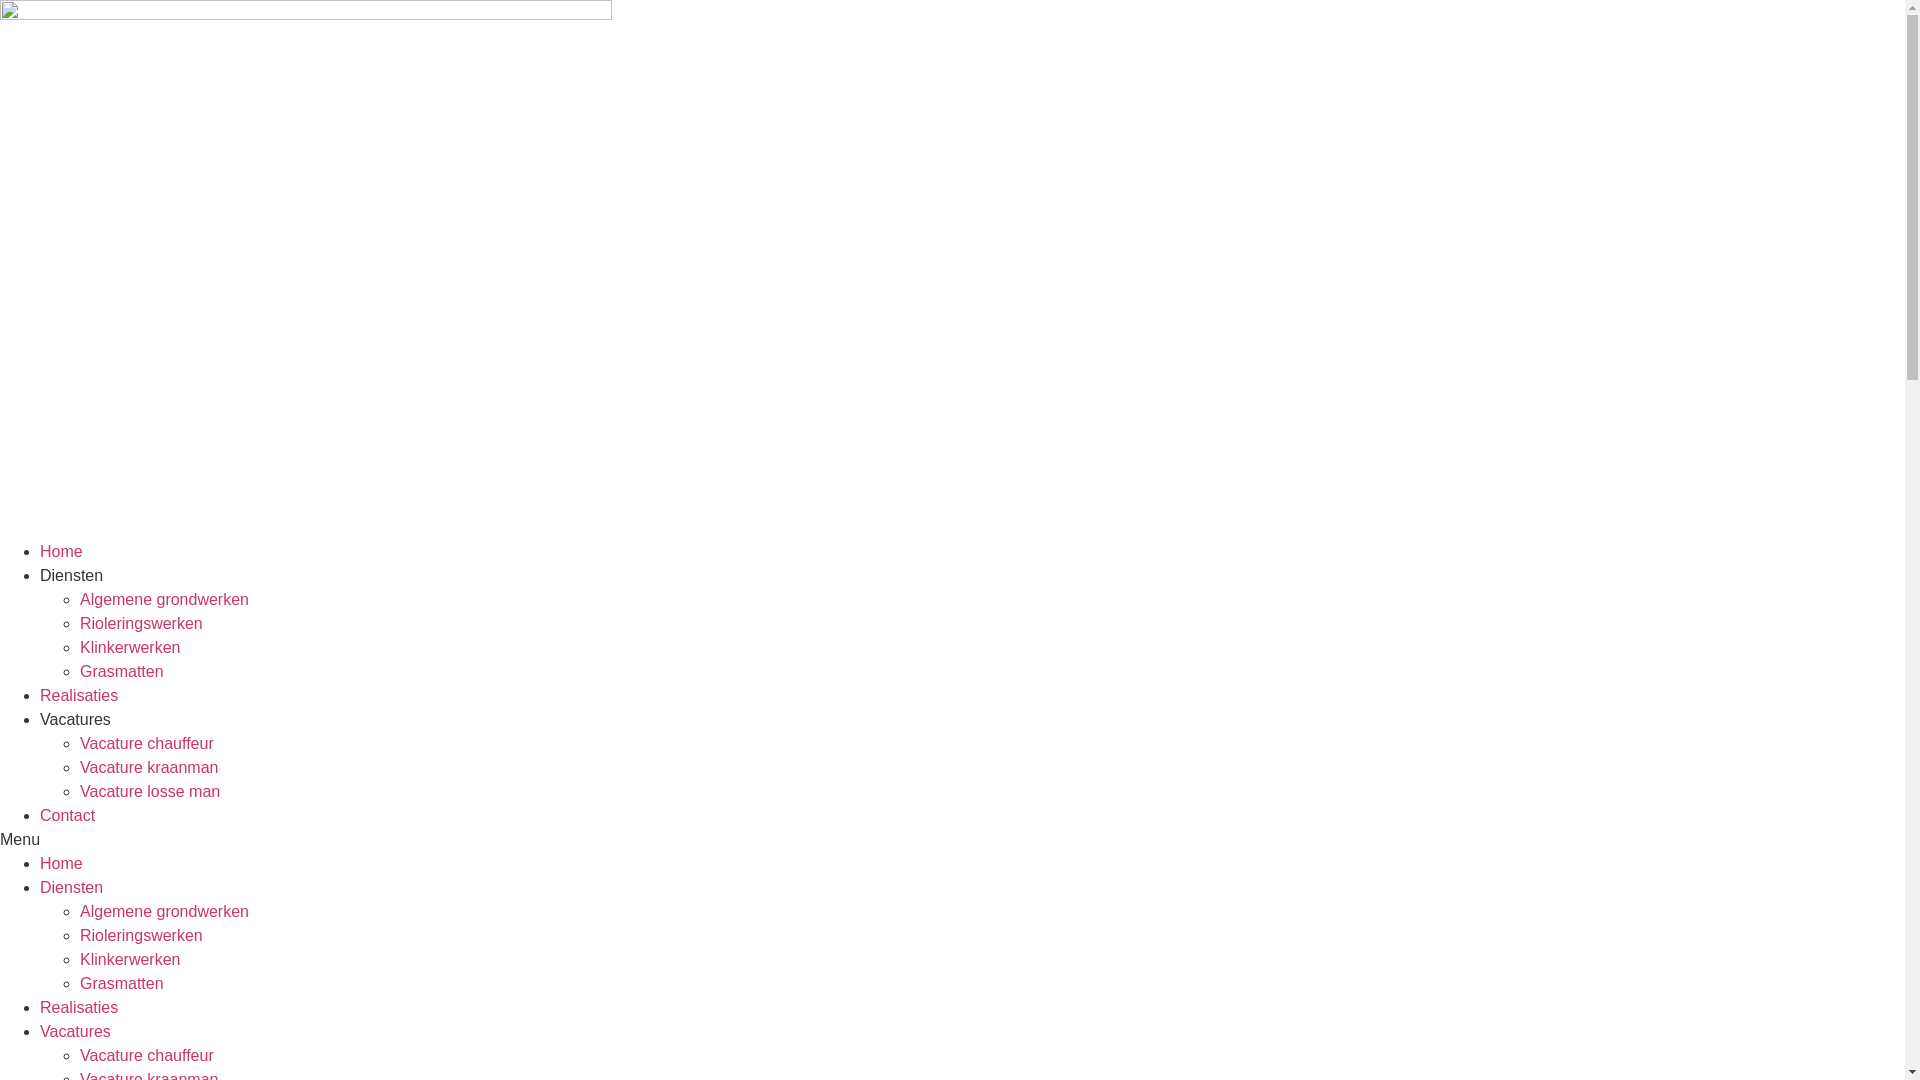  I want to click on 'Rioleringswerken', so click(140, 935).